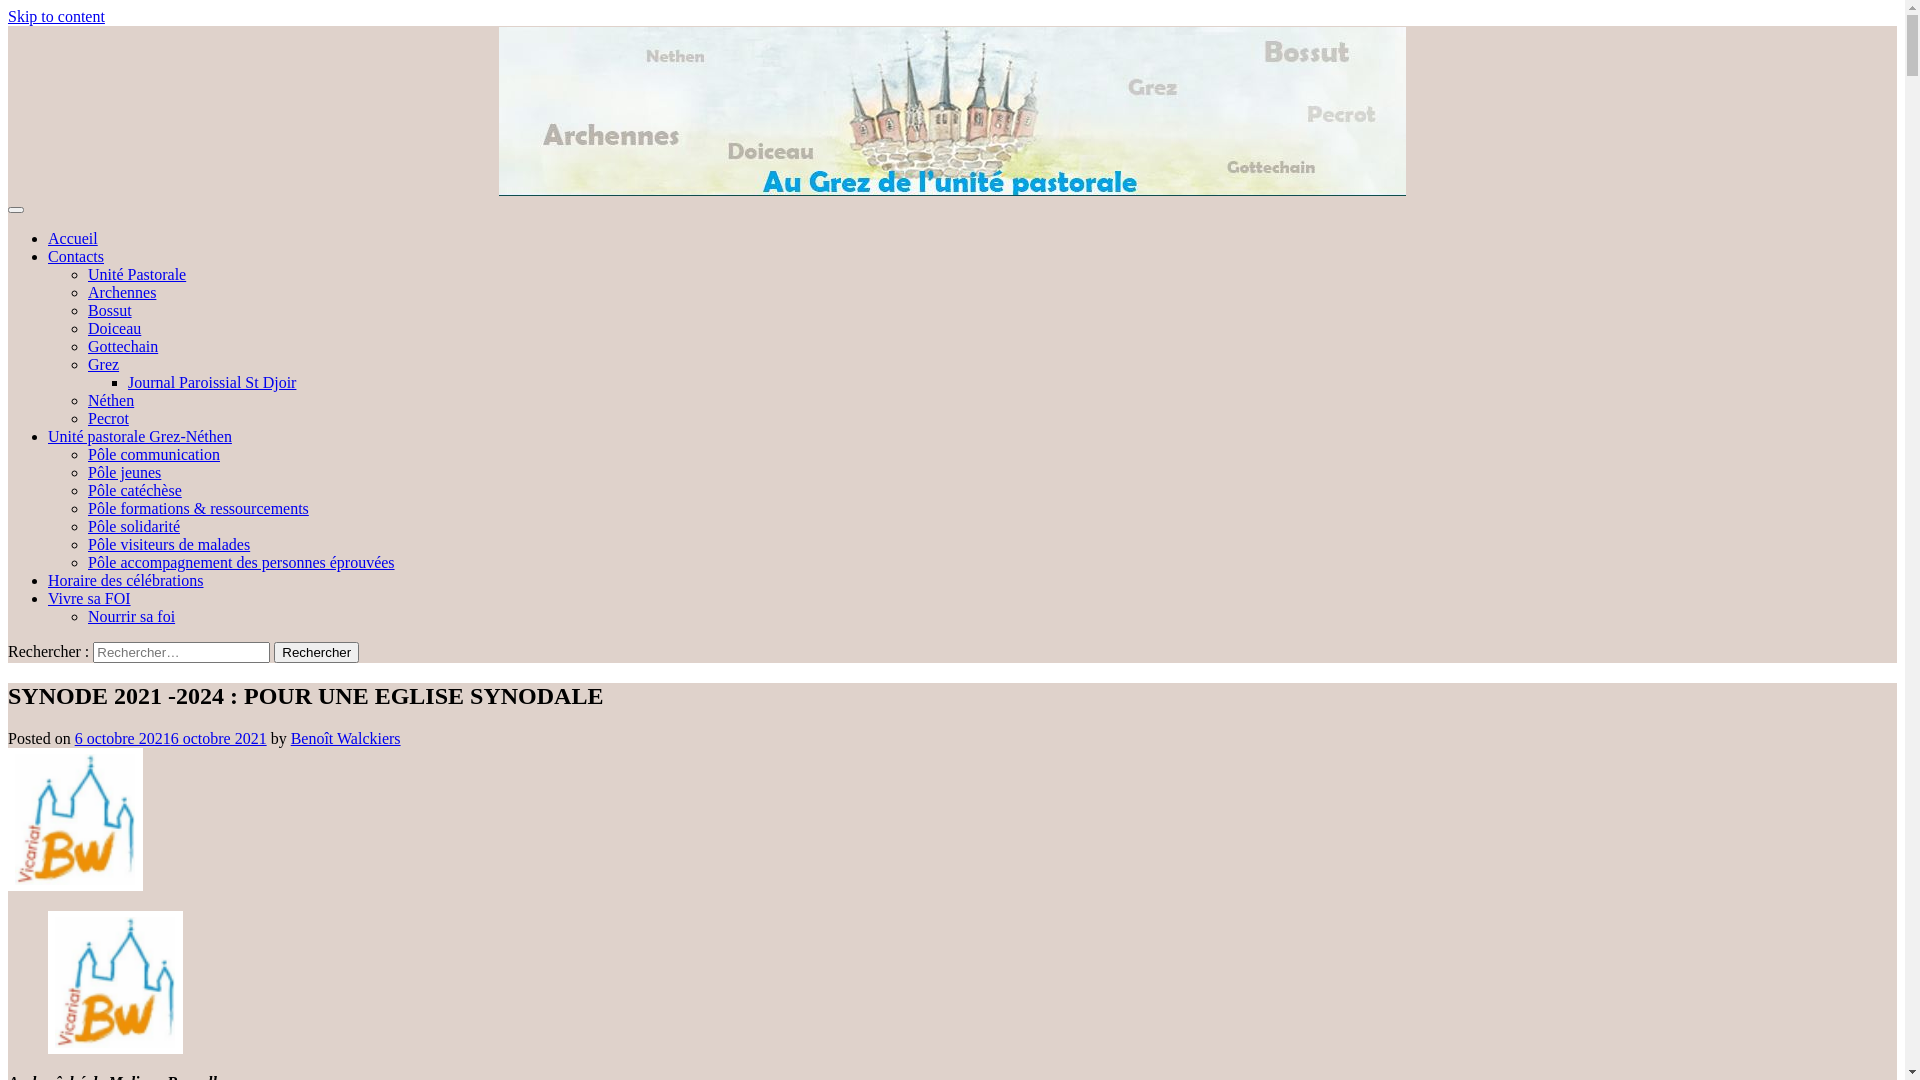 The width and height of the screenshot is (1920, 1080). Describe the element at coordinates (72, 237) in the screenshot. I see `'Accueil'` at that location.